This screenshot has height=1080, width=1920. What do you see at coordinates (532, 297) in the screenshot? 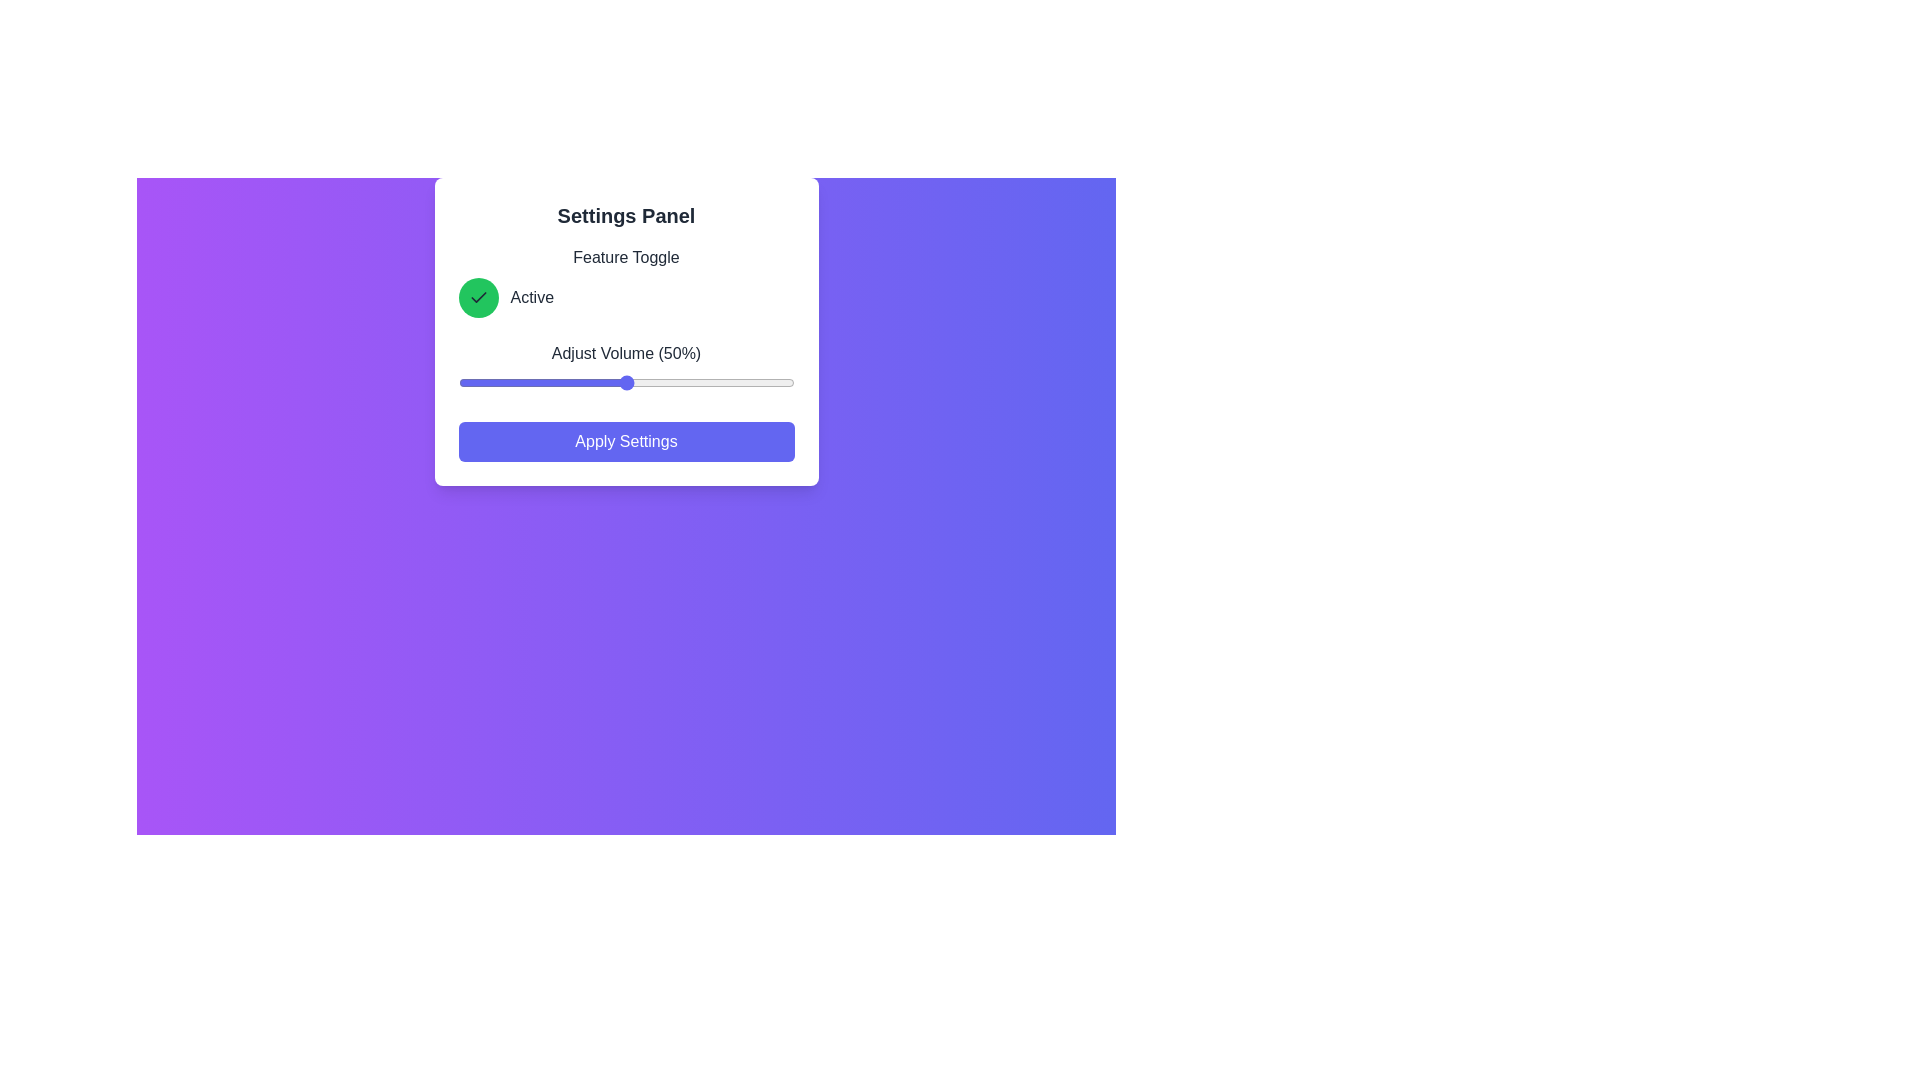
I see `text from the status indicator labeled 'Active', which is positioned below the heading 'Feature Toggle' inside a modal, aligned to the right of a green circular icon with a checkmark` at bounding box center [532, 297].